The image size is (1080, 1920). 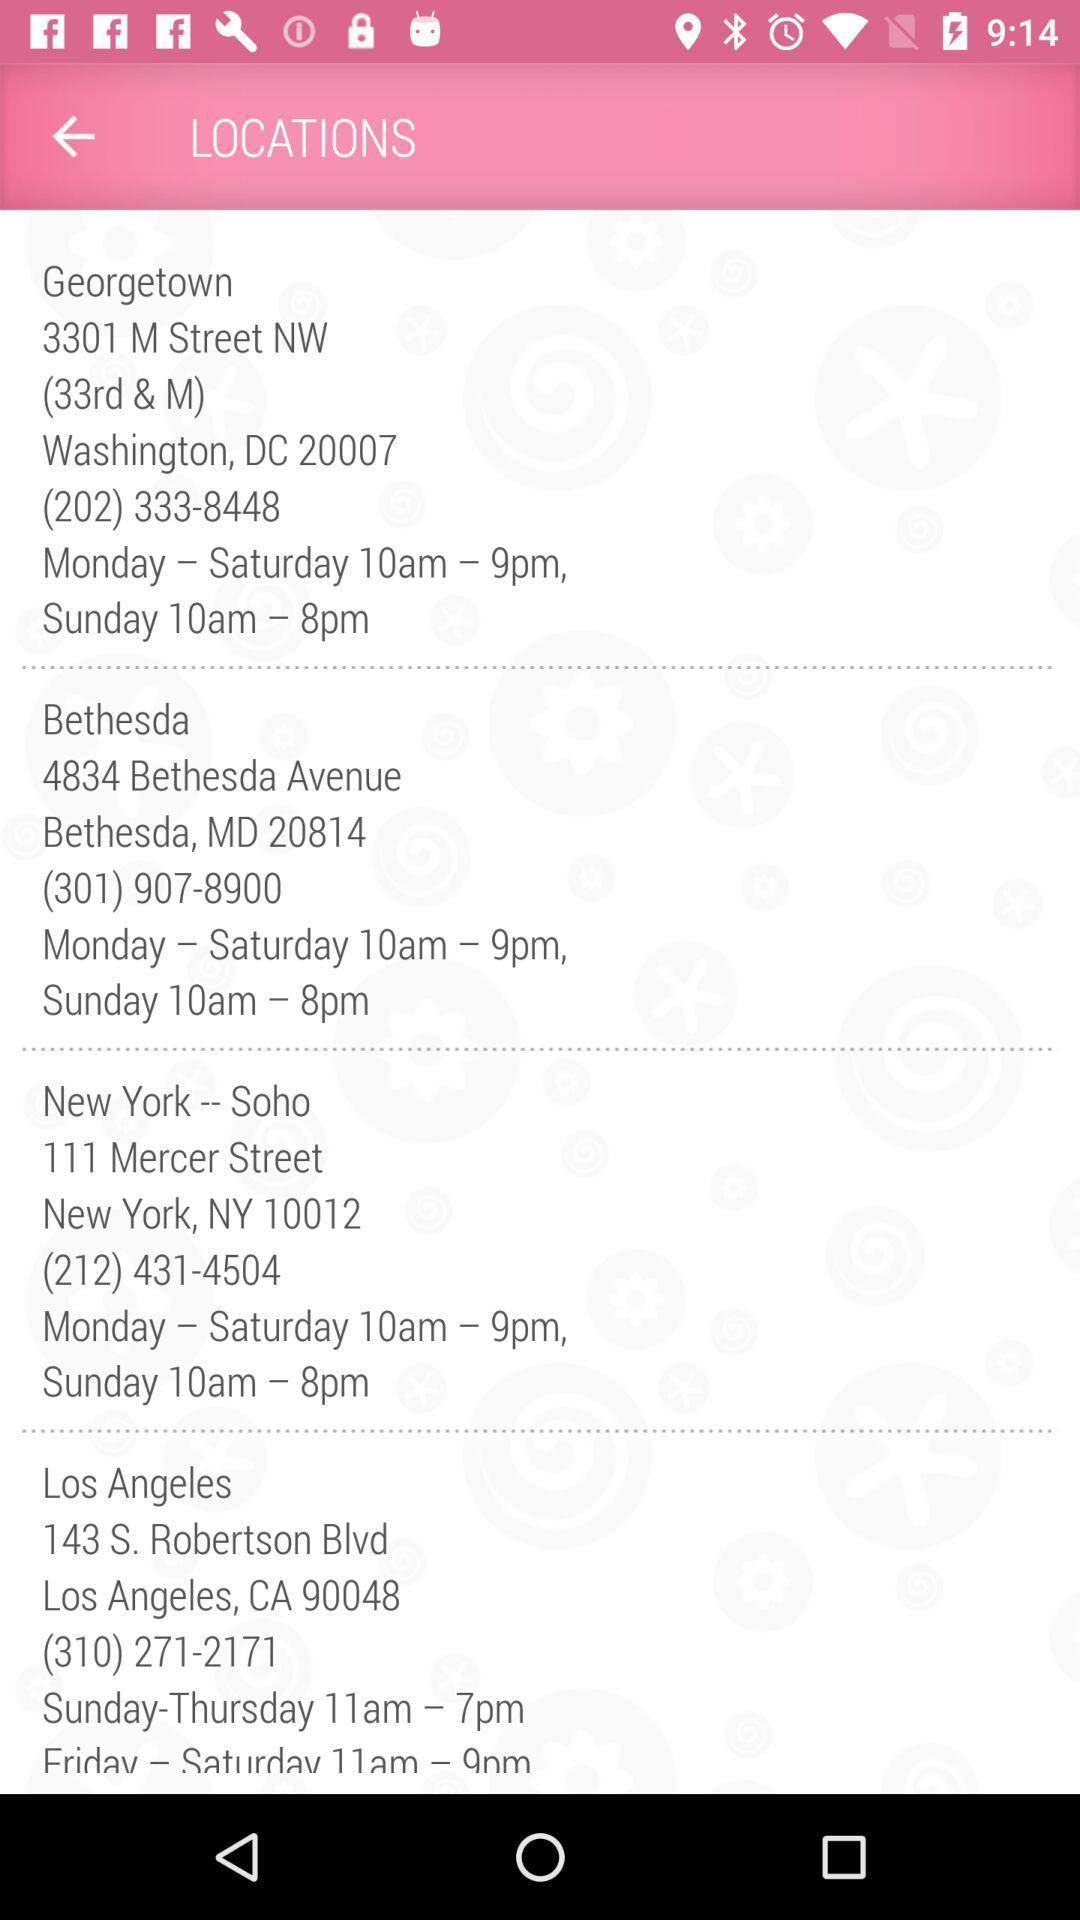 What do you see at coordinates (72, 135) in the screenshot?
I see `the app to the left of locations item` at bounding box center [72, 135].